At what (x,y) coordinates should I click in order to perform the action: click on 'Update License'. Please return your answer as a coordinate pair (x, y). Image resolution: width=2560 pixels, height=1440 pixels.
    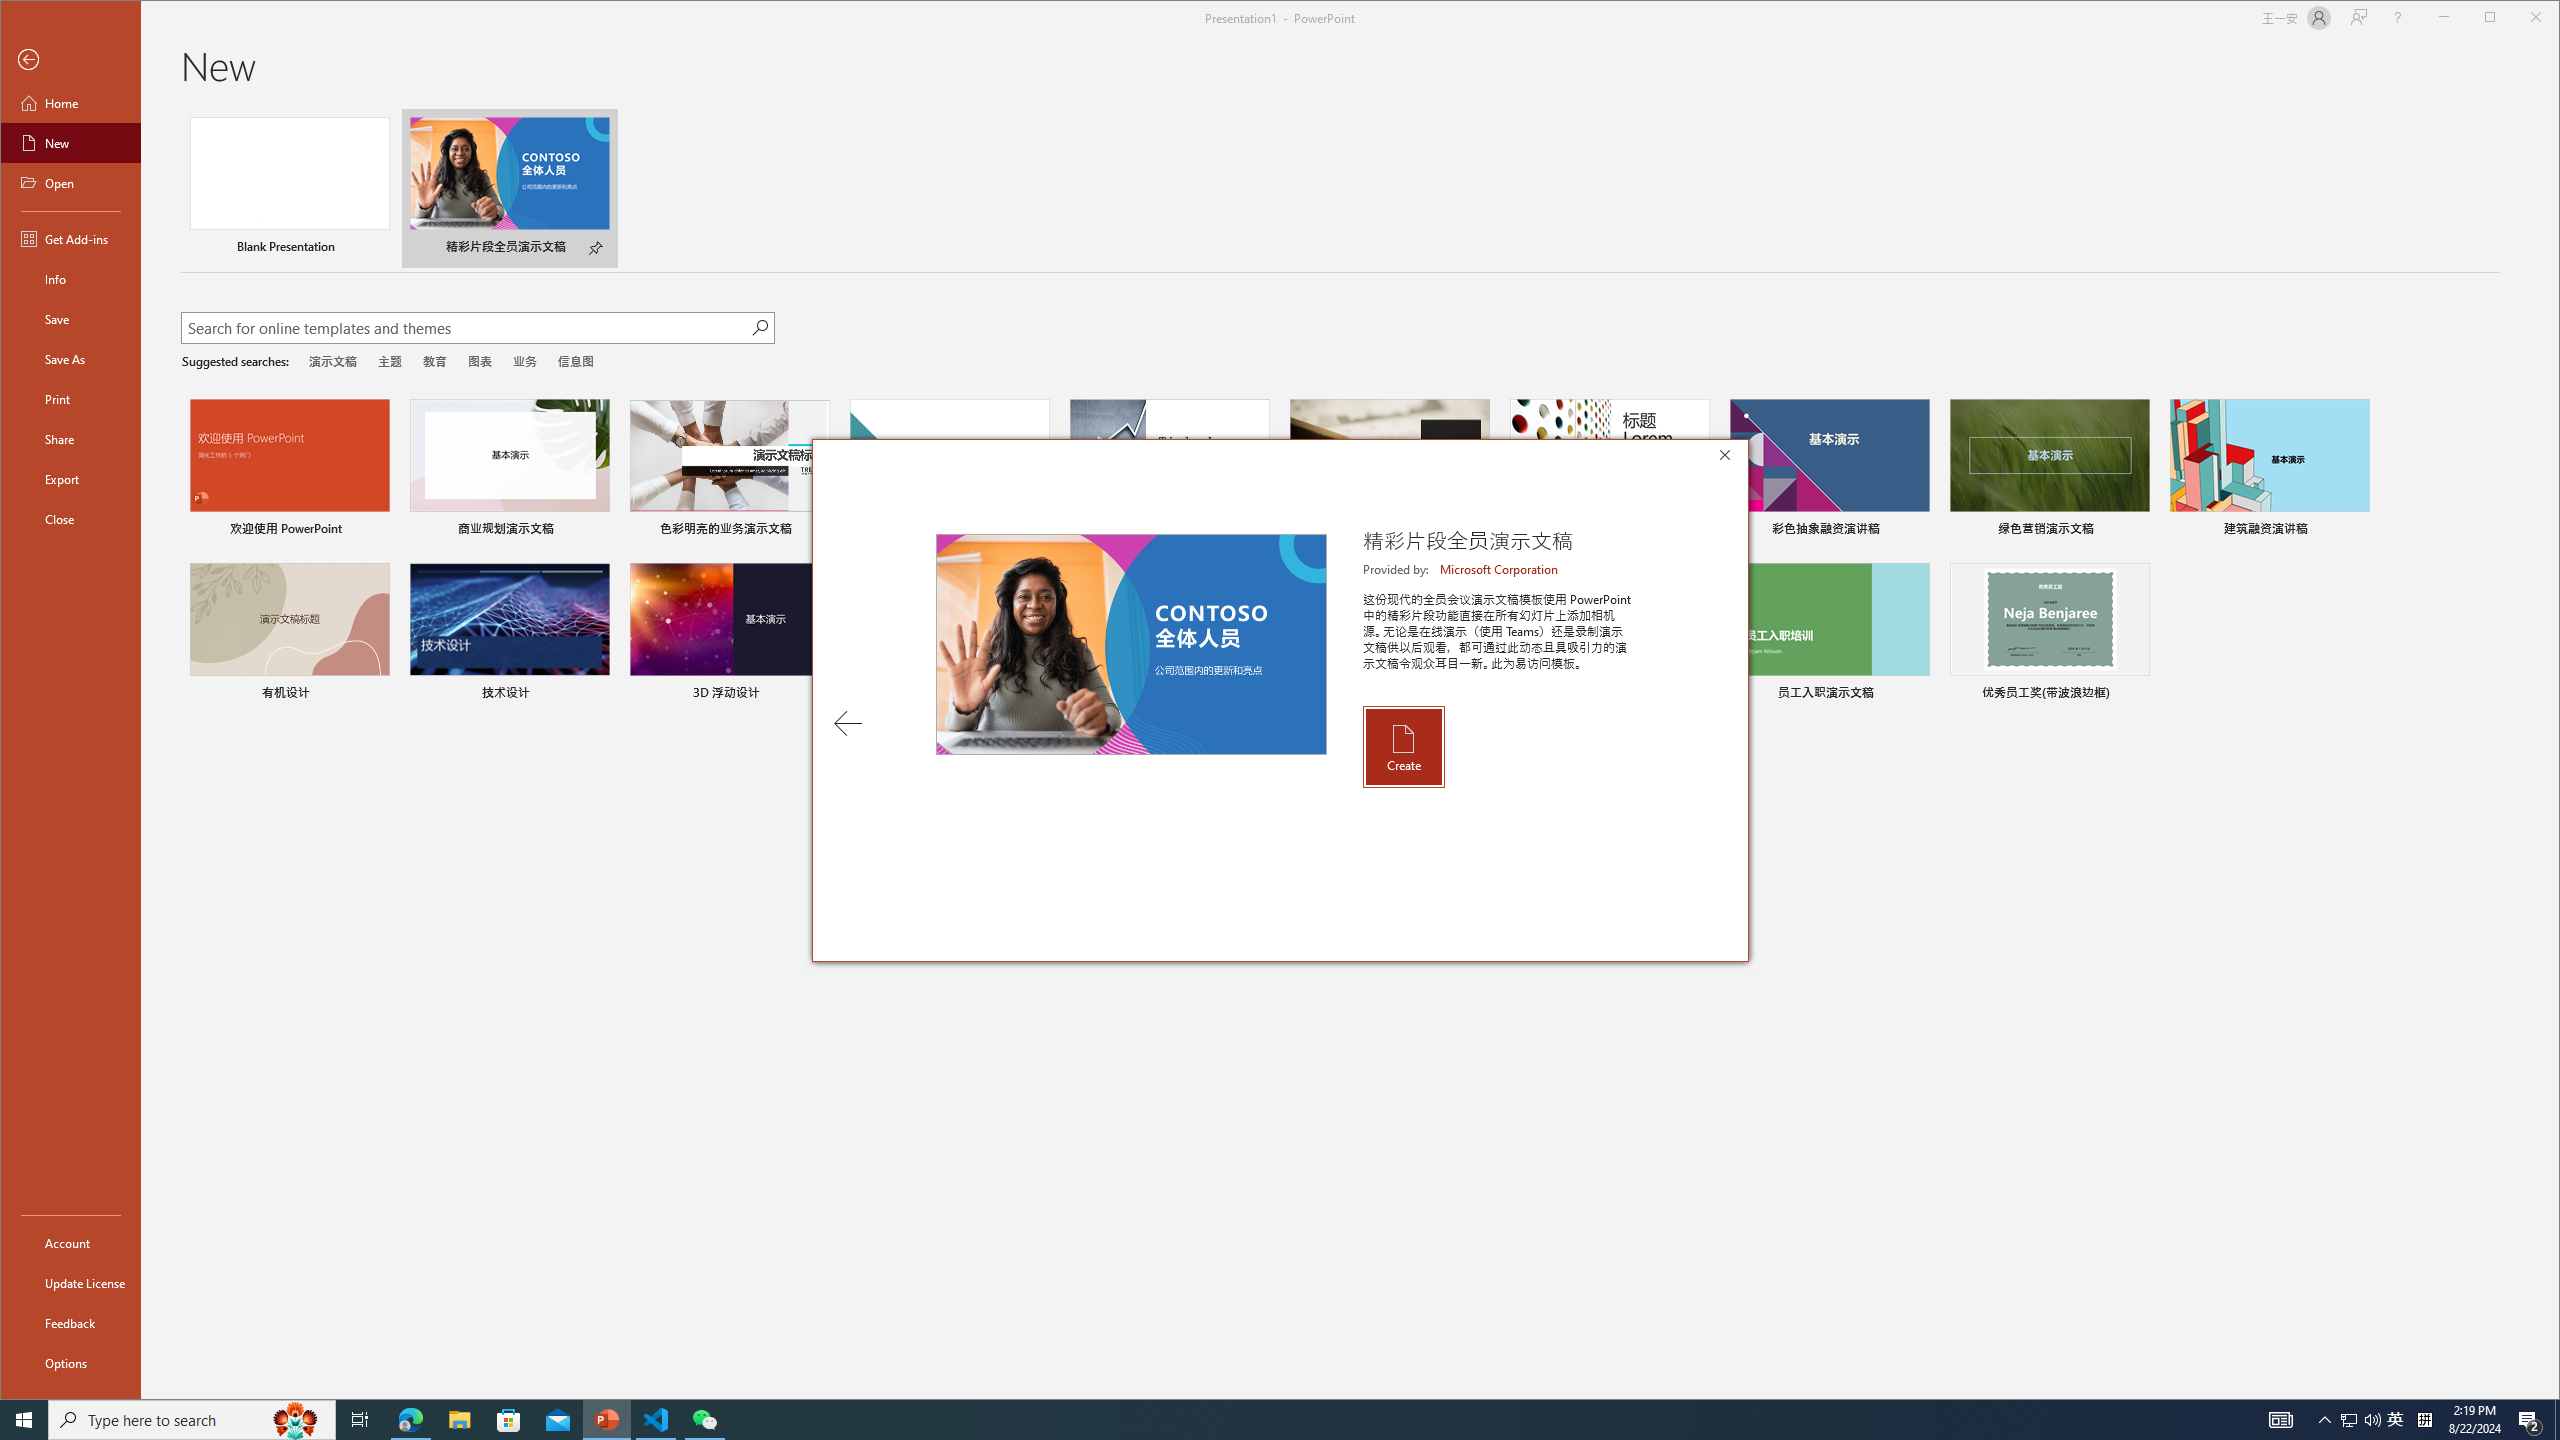
    Looking at the image, I should click on (69, 1282).